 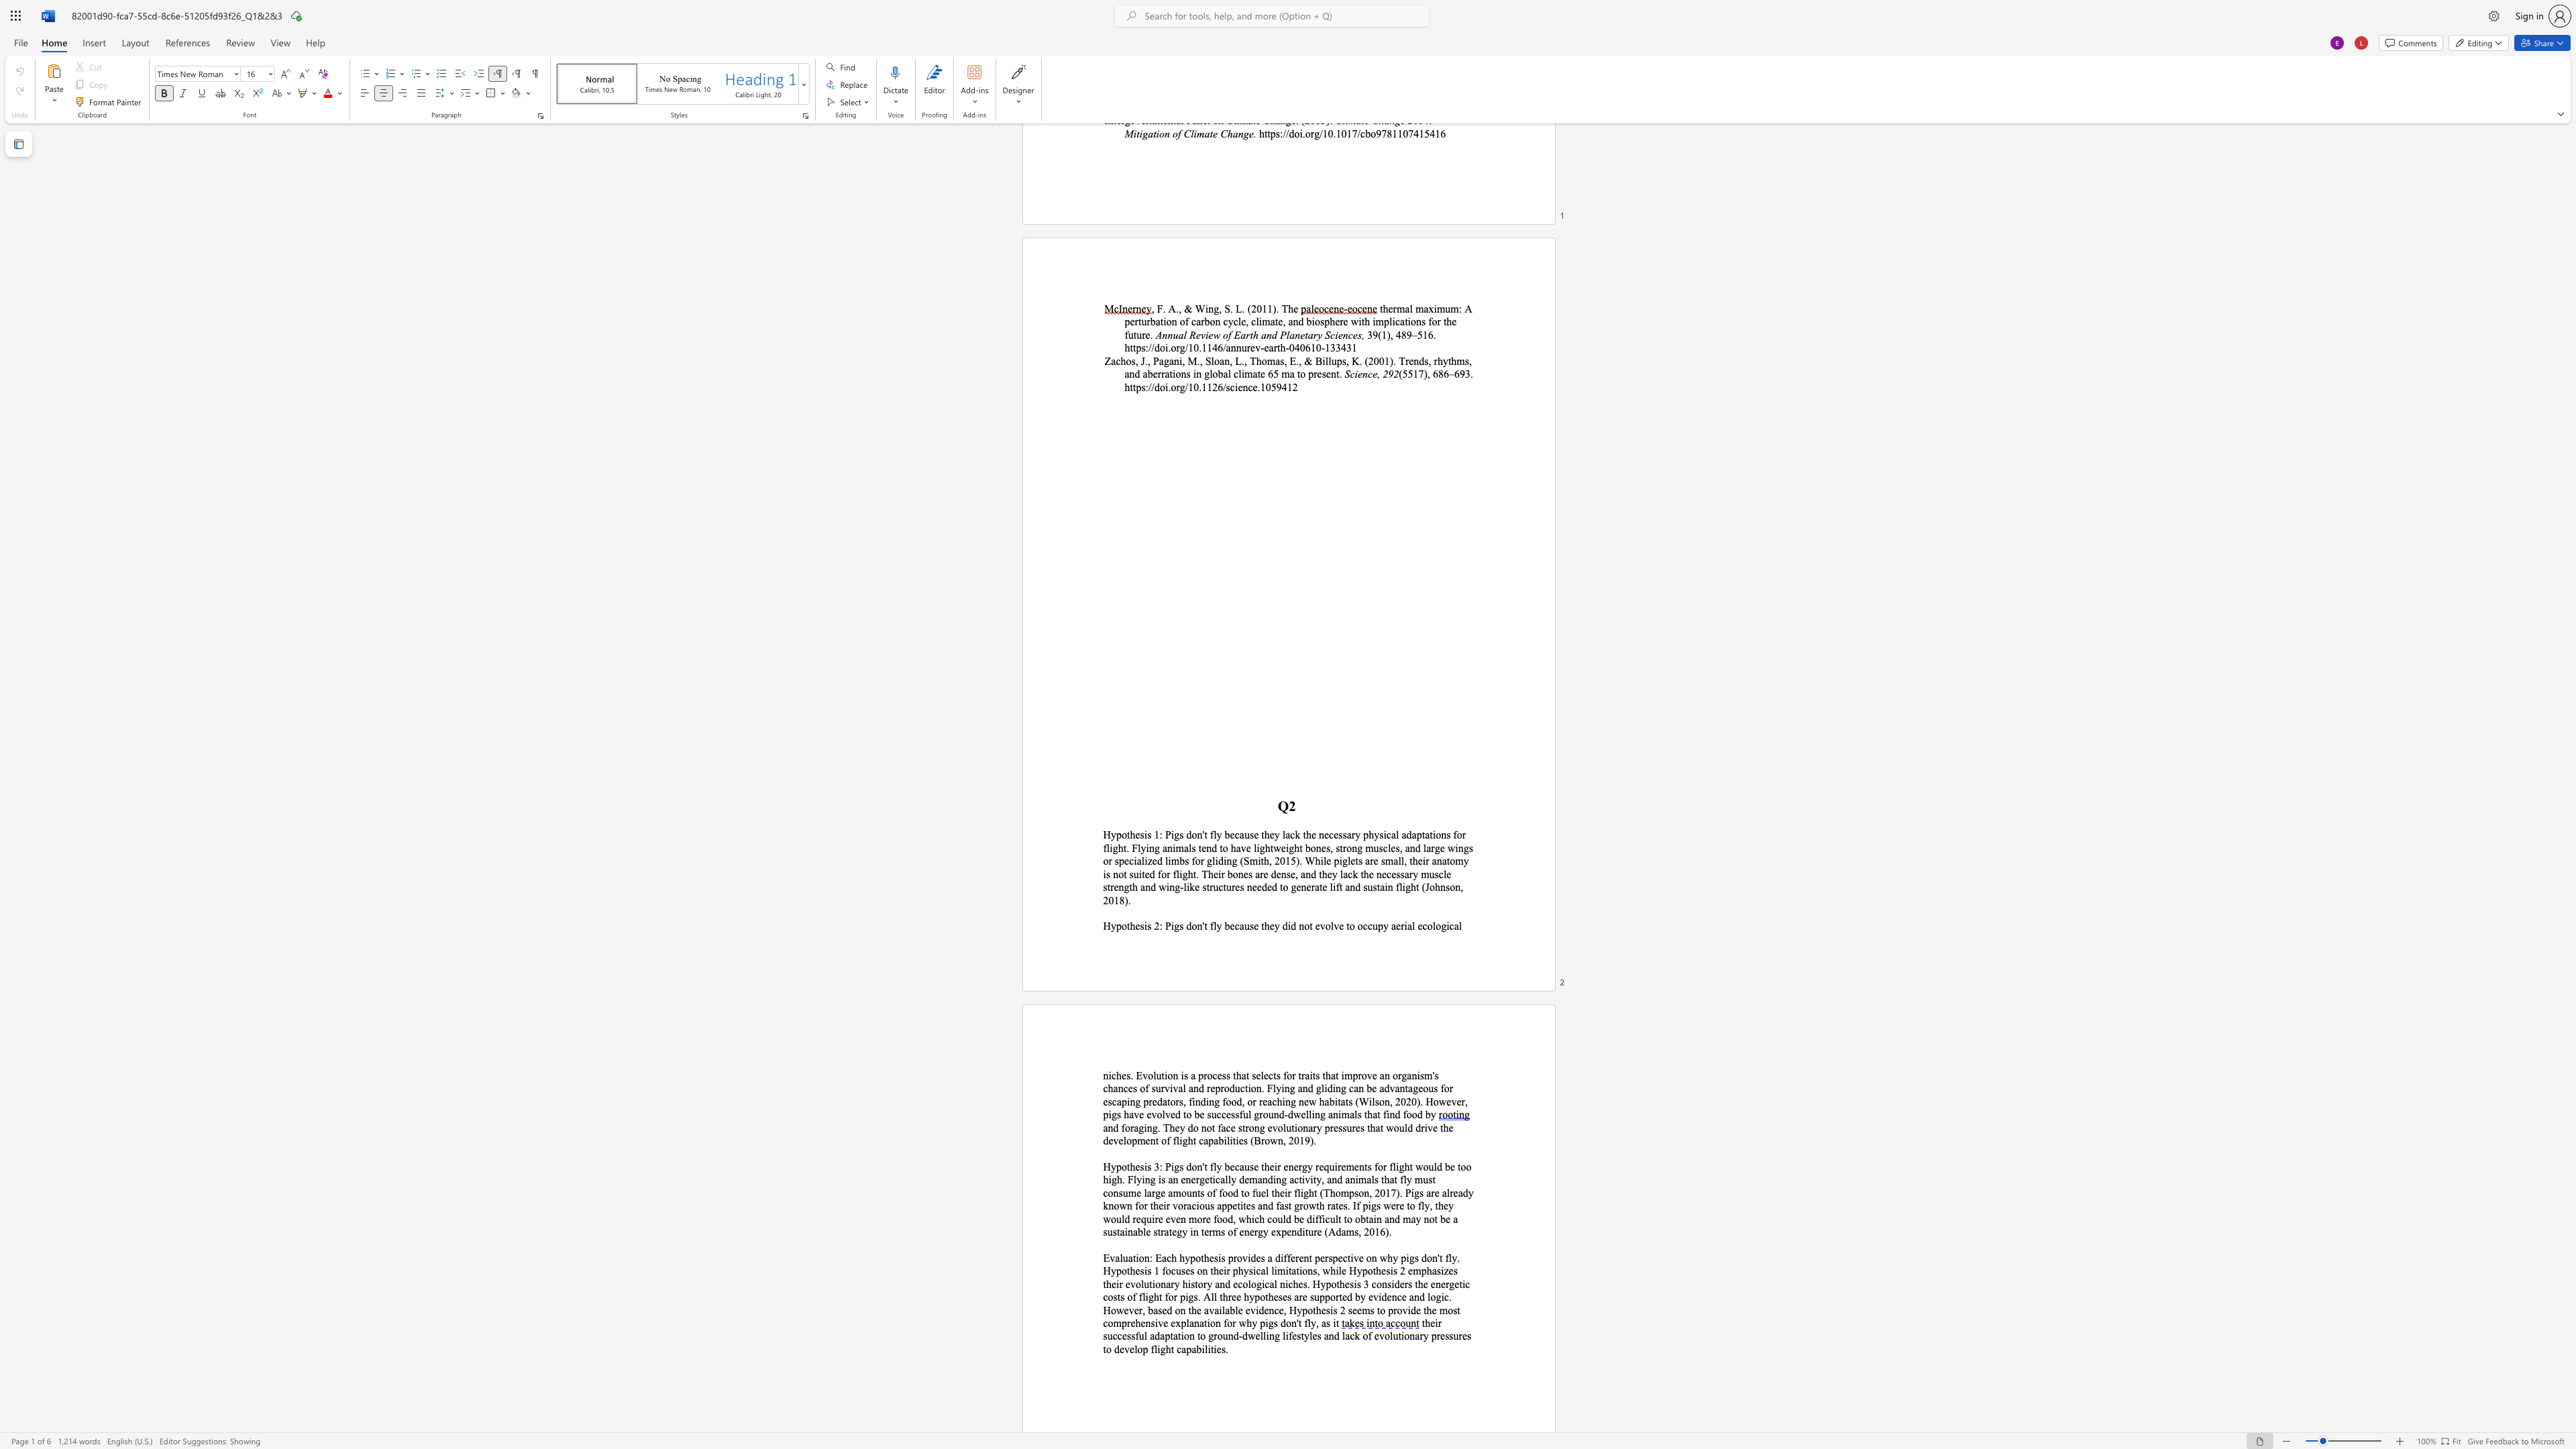 I want to click on the subset text "ysical adaptati" within the text "fly because they lack the necessary physical adaptations for", so click(x=1373, y=835).